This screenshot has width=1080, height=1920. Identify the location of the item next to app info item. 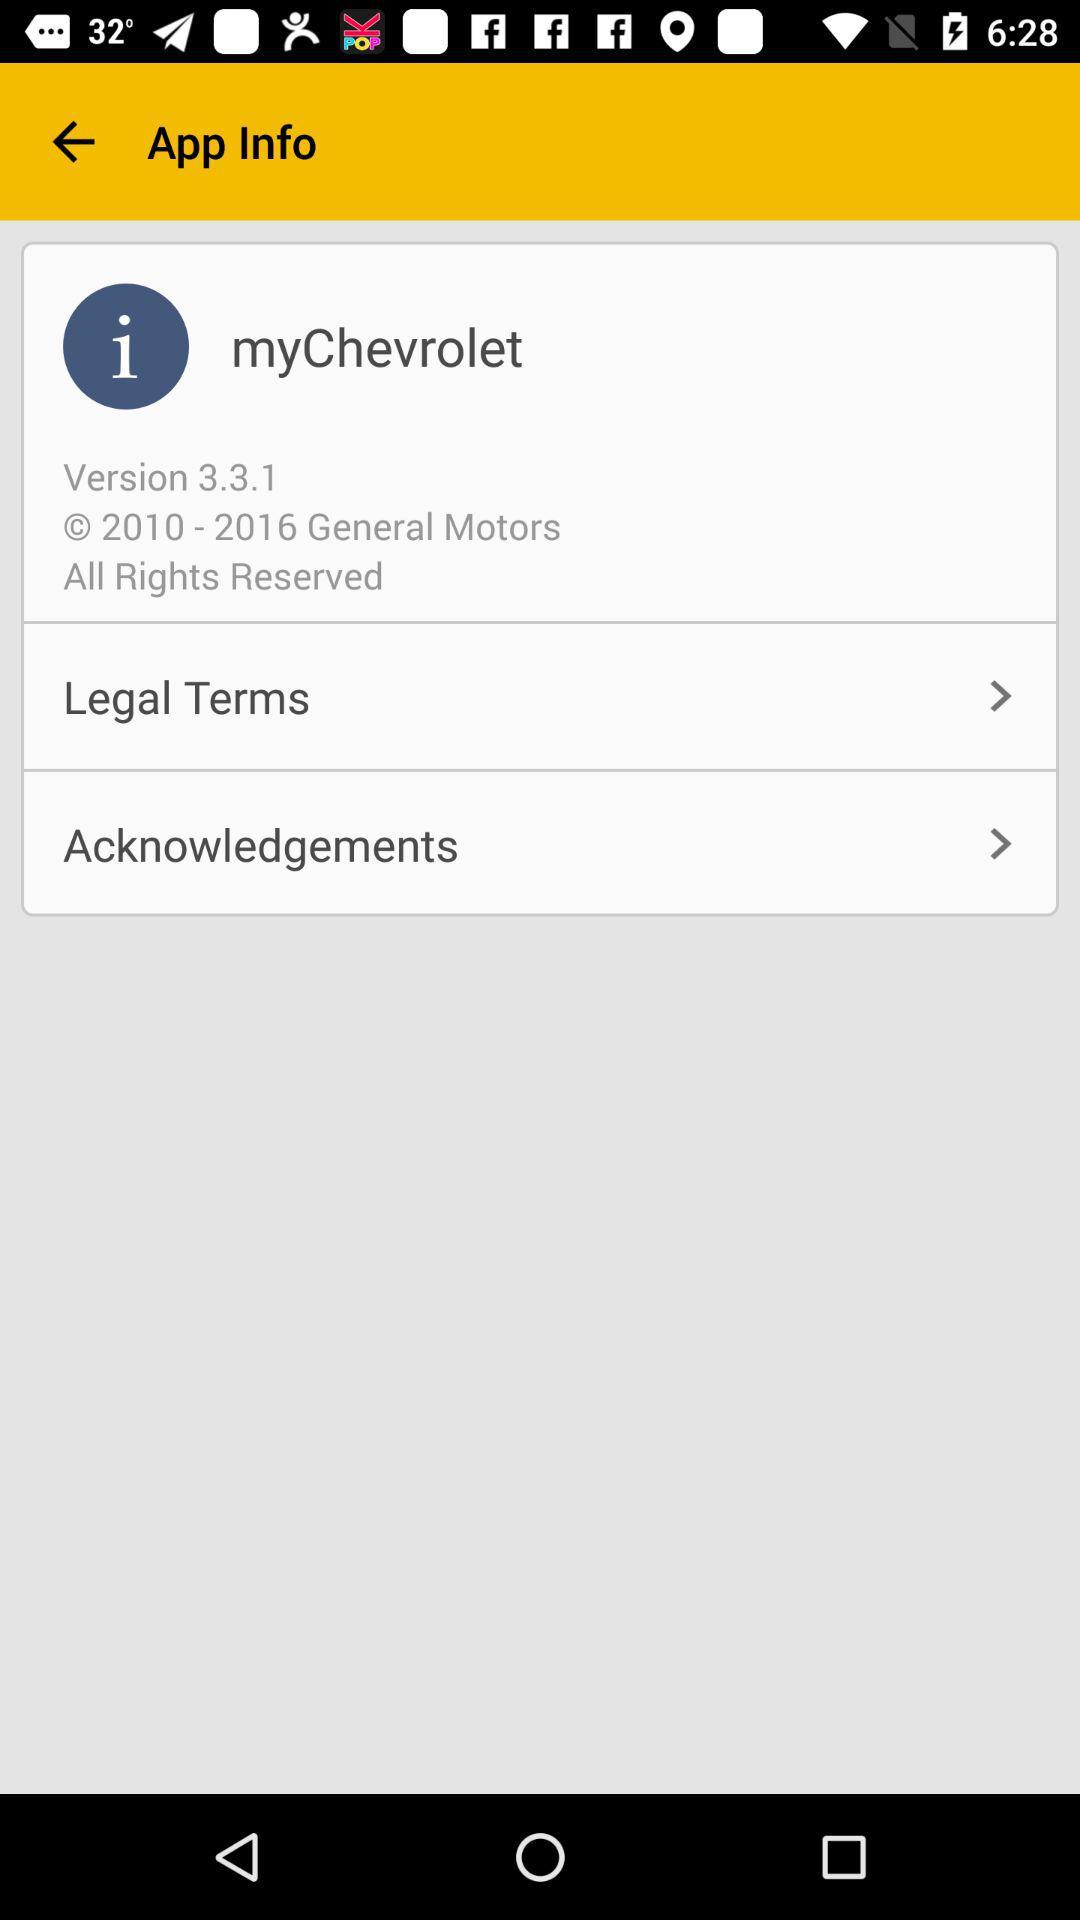
(72, 140).